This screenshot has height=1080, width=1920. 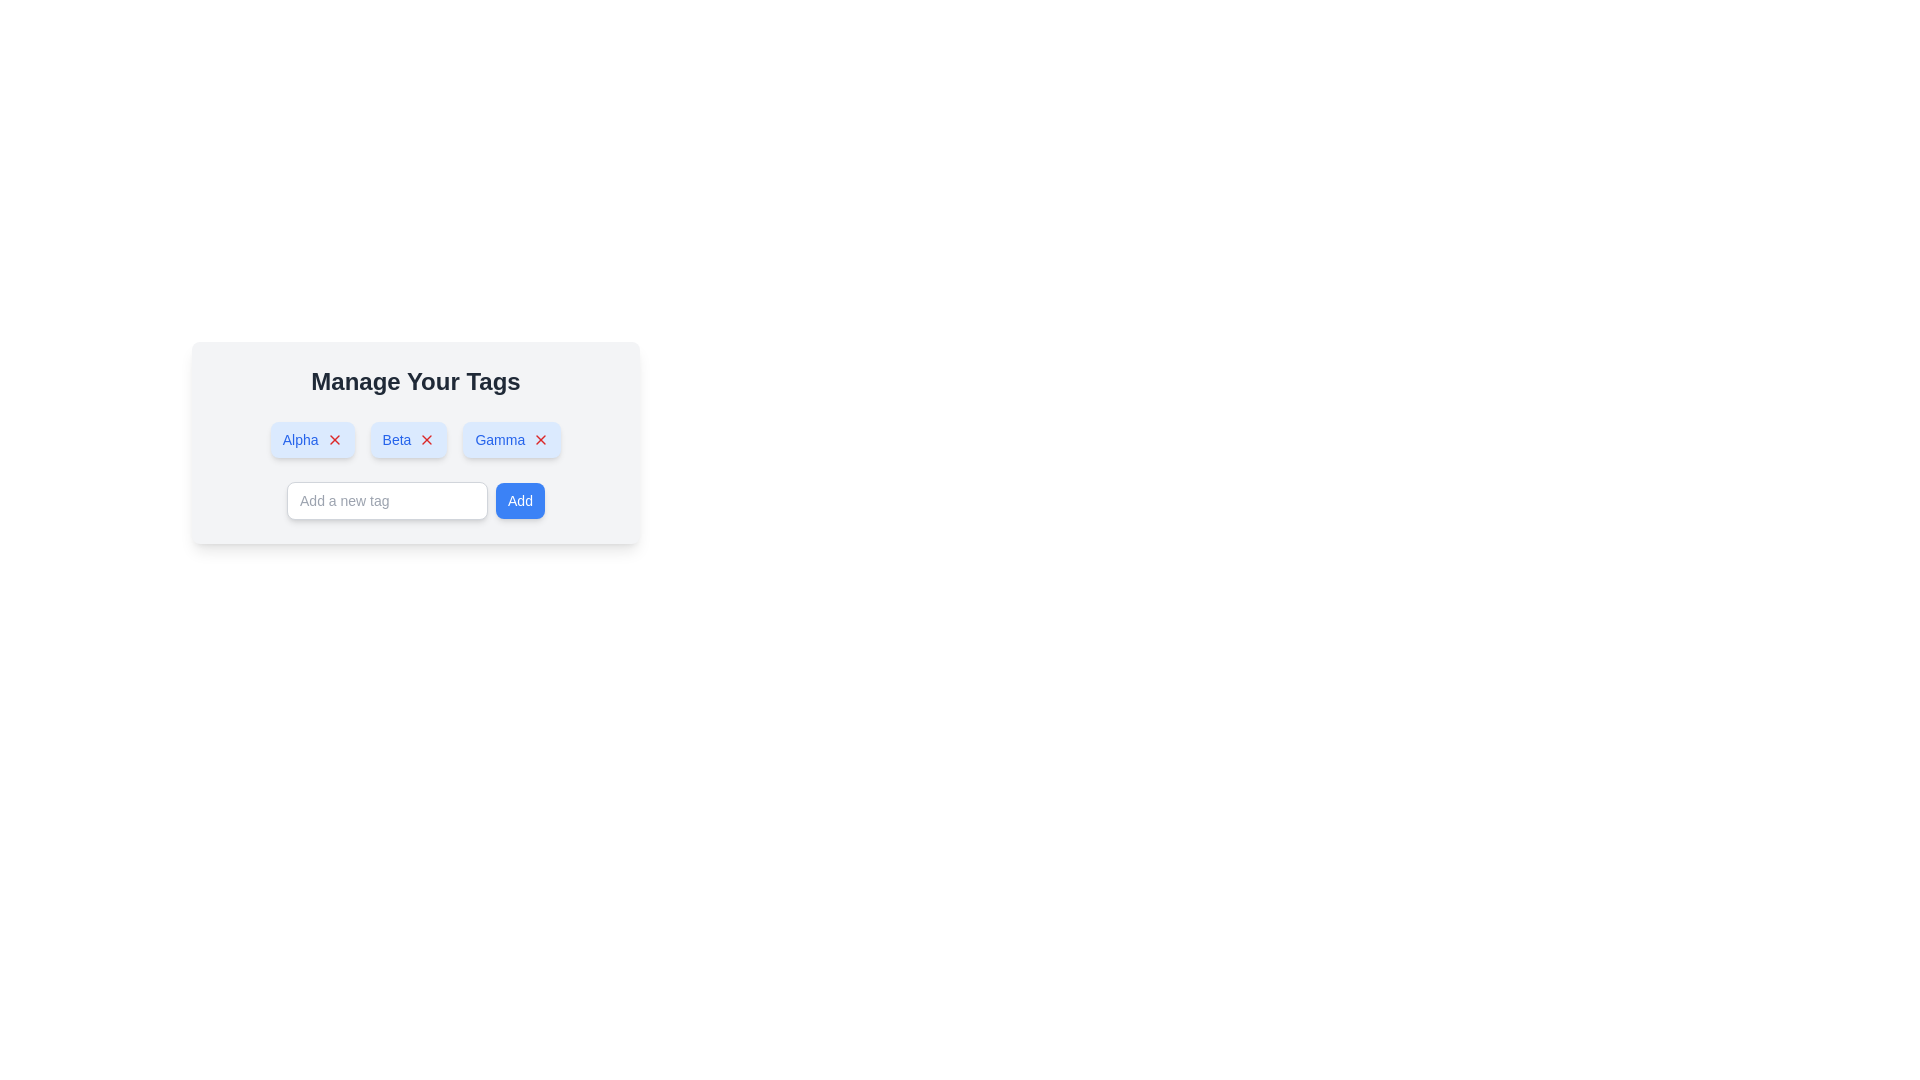 What do you see at coordinates (407, 438) in the screenshot?
I see `on the rectangular tag labeled 'Beta' with a blue background and a red 'X' icon` at bounding box center [407, 438].